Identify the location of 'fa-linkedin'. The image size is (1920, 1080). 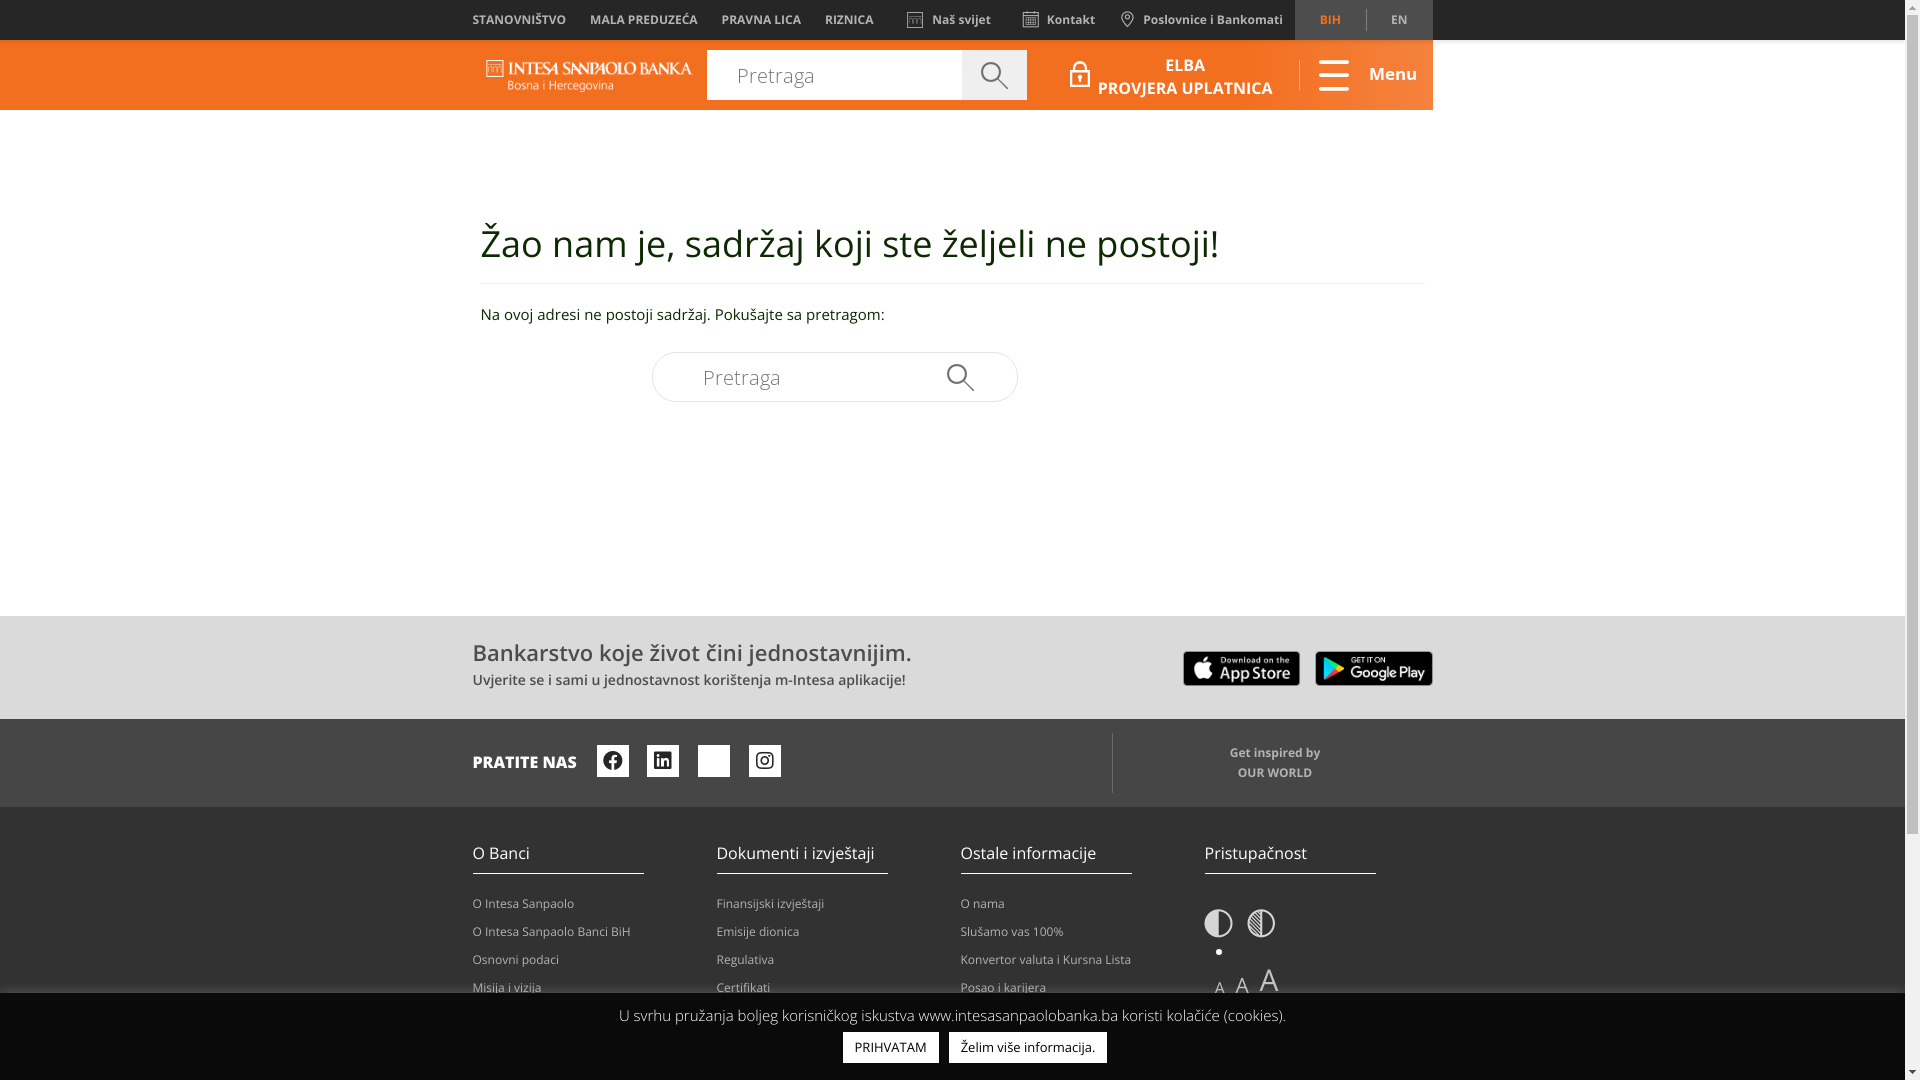
(662, 760).